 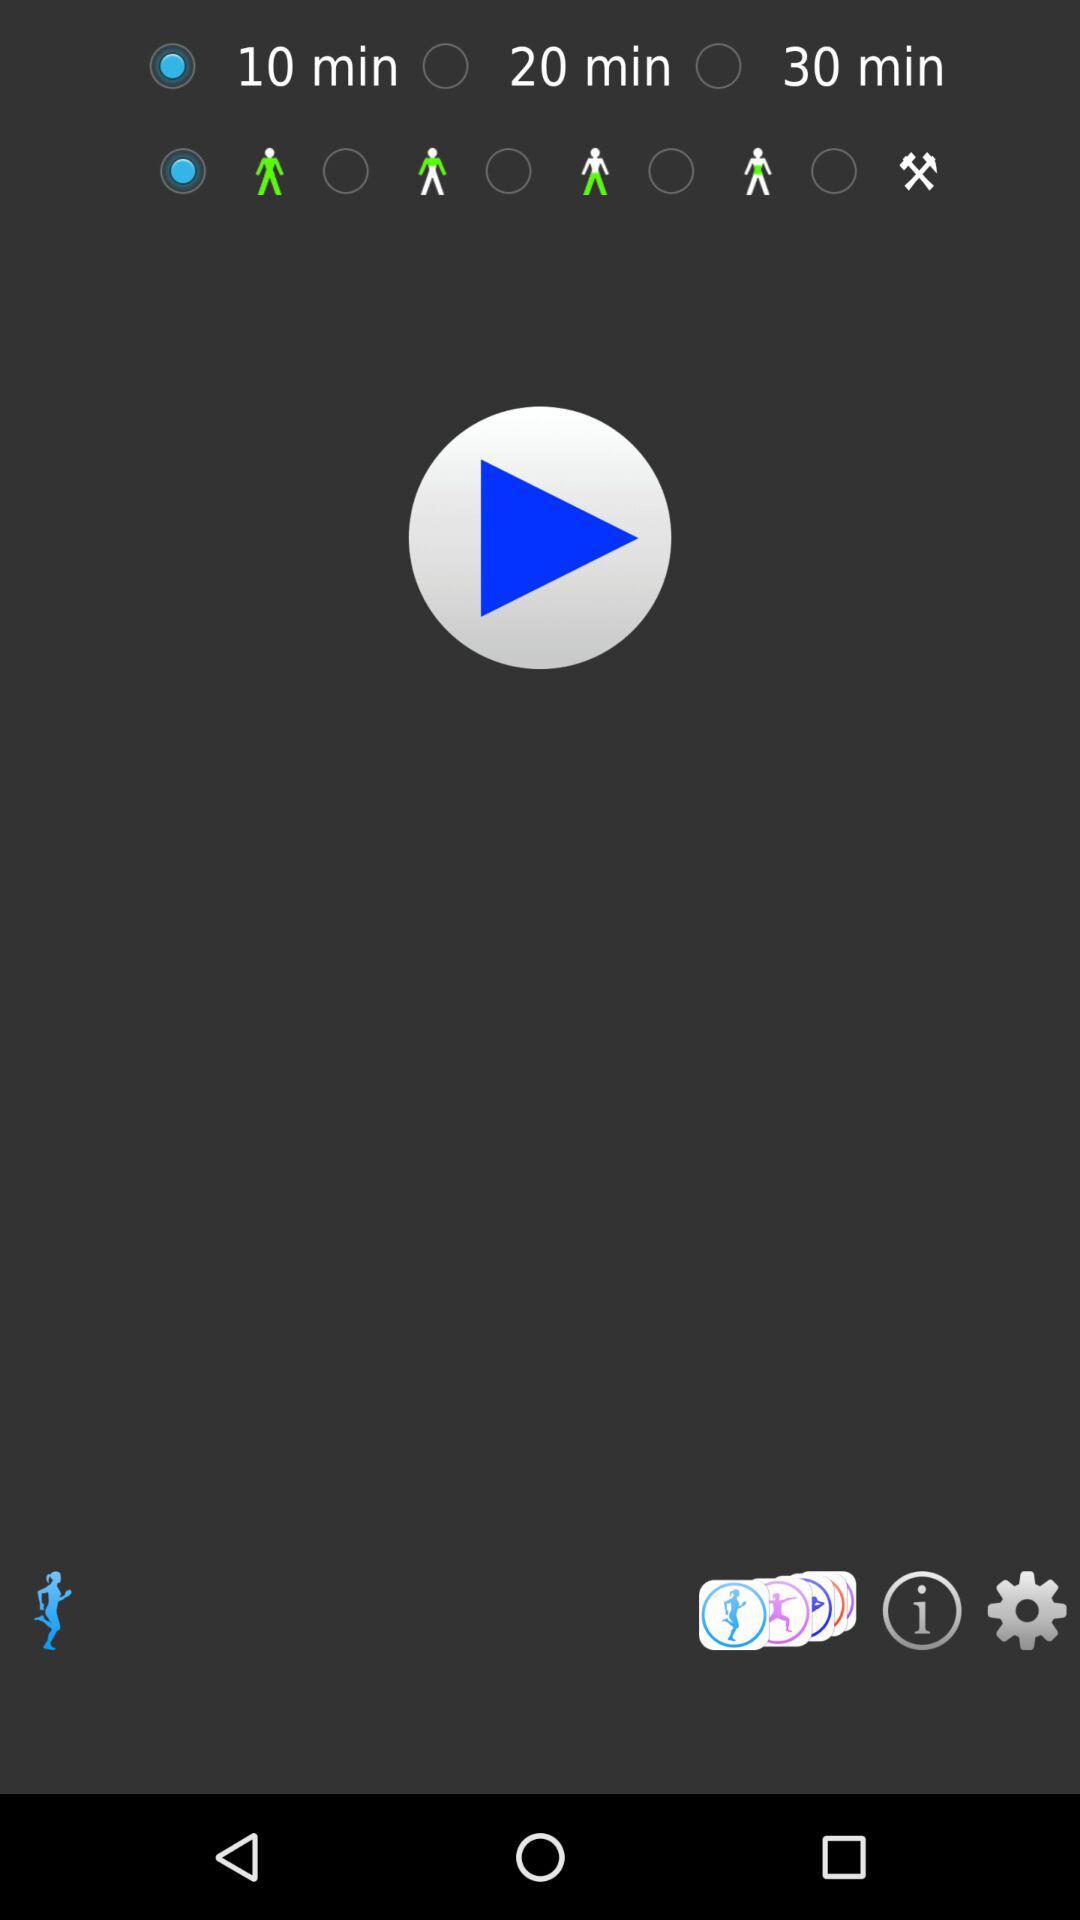 I want to click on option, so click(x=193, y=171).